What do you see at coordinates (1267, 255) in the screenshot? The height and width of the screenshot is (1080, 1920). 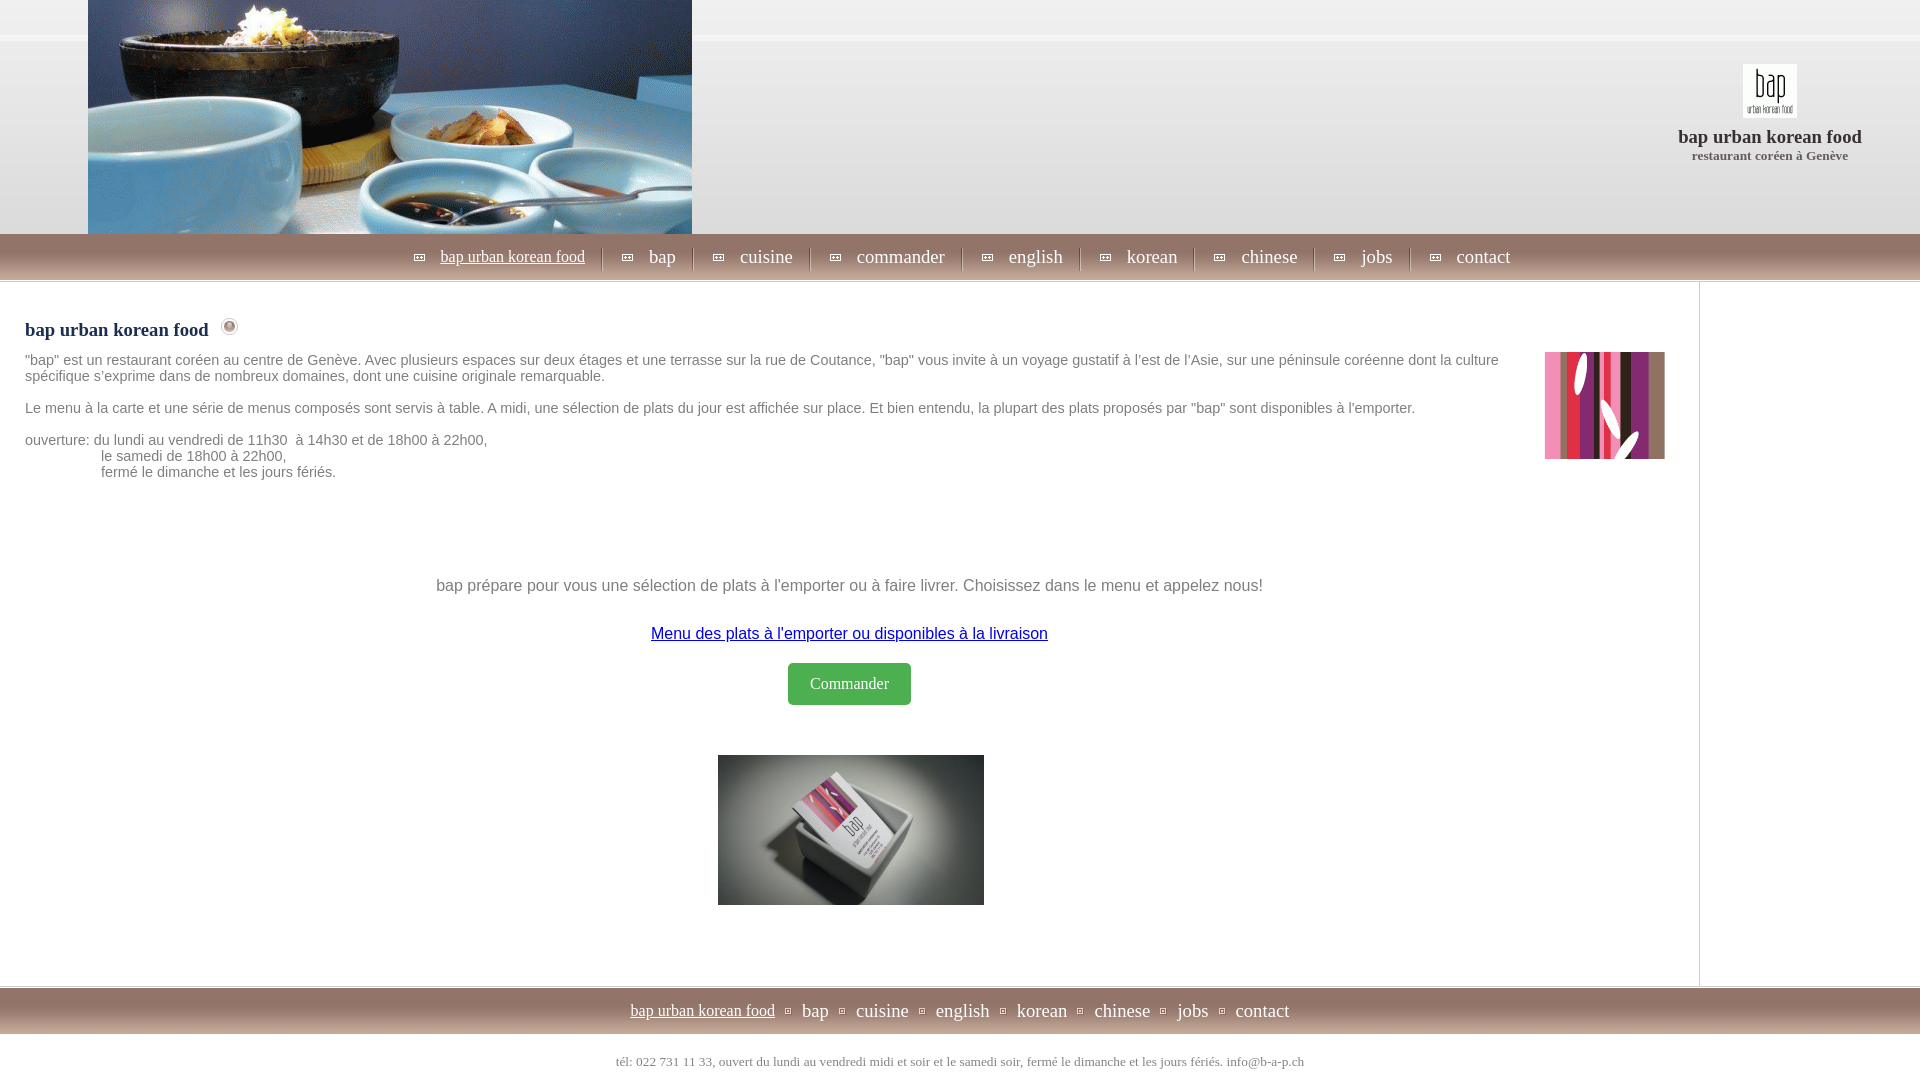 I see `'chinese'` at bounding box center [1267, 255].